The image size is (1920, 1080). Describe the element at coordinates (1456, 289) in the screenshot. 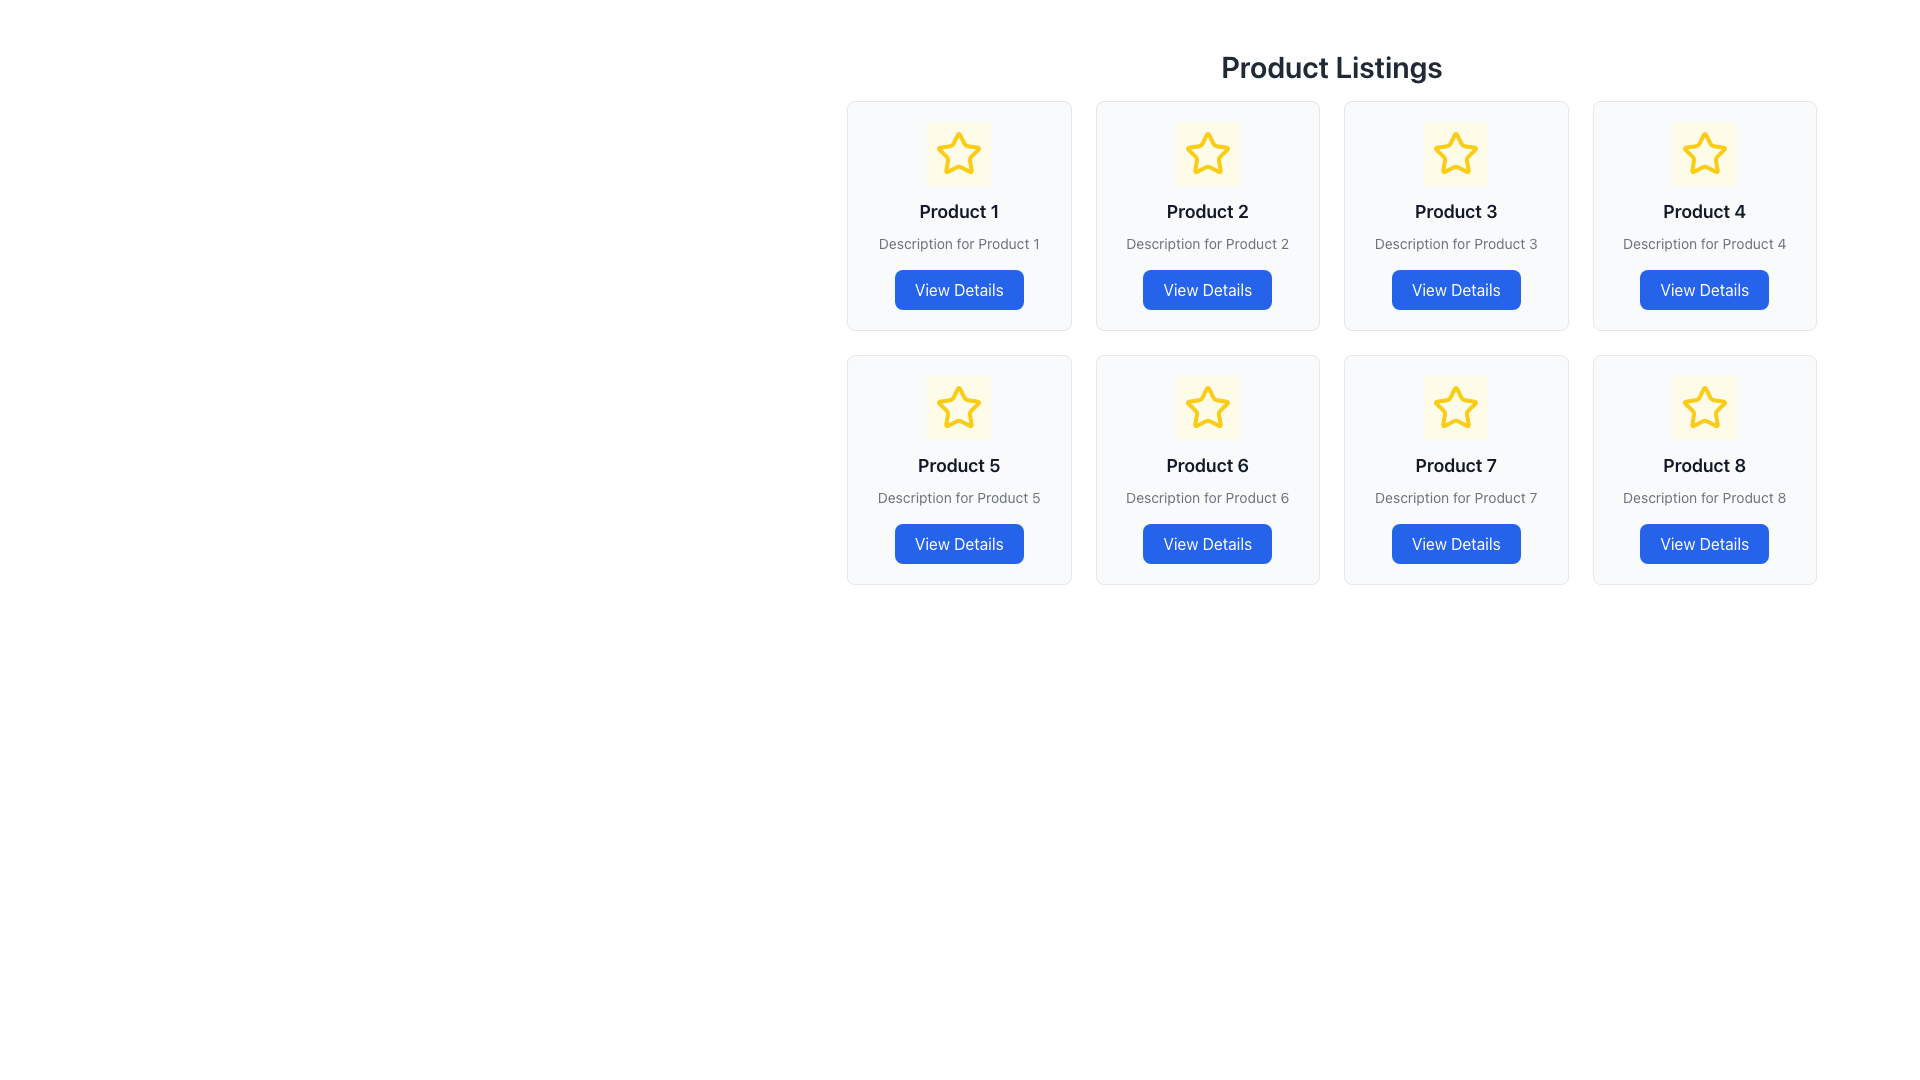

I see `the 'View Details' button with a blue background and white text located in the card labeled 'Product 3'` at that location.